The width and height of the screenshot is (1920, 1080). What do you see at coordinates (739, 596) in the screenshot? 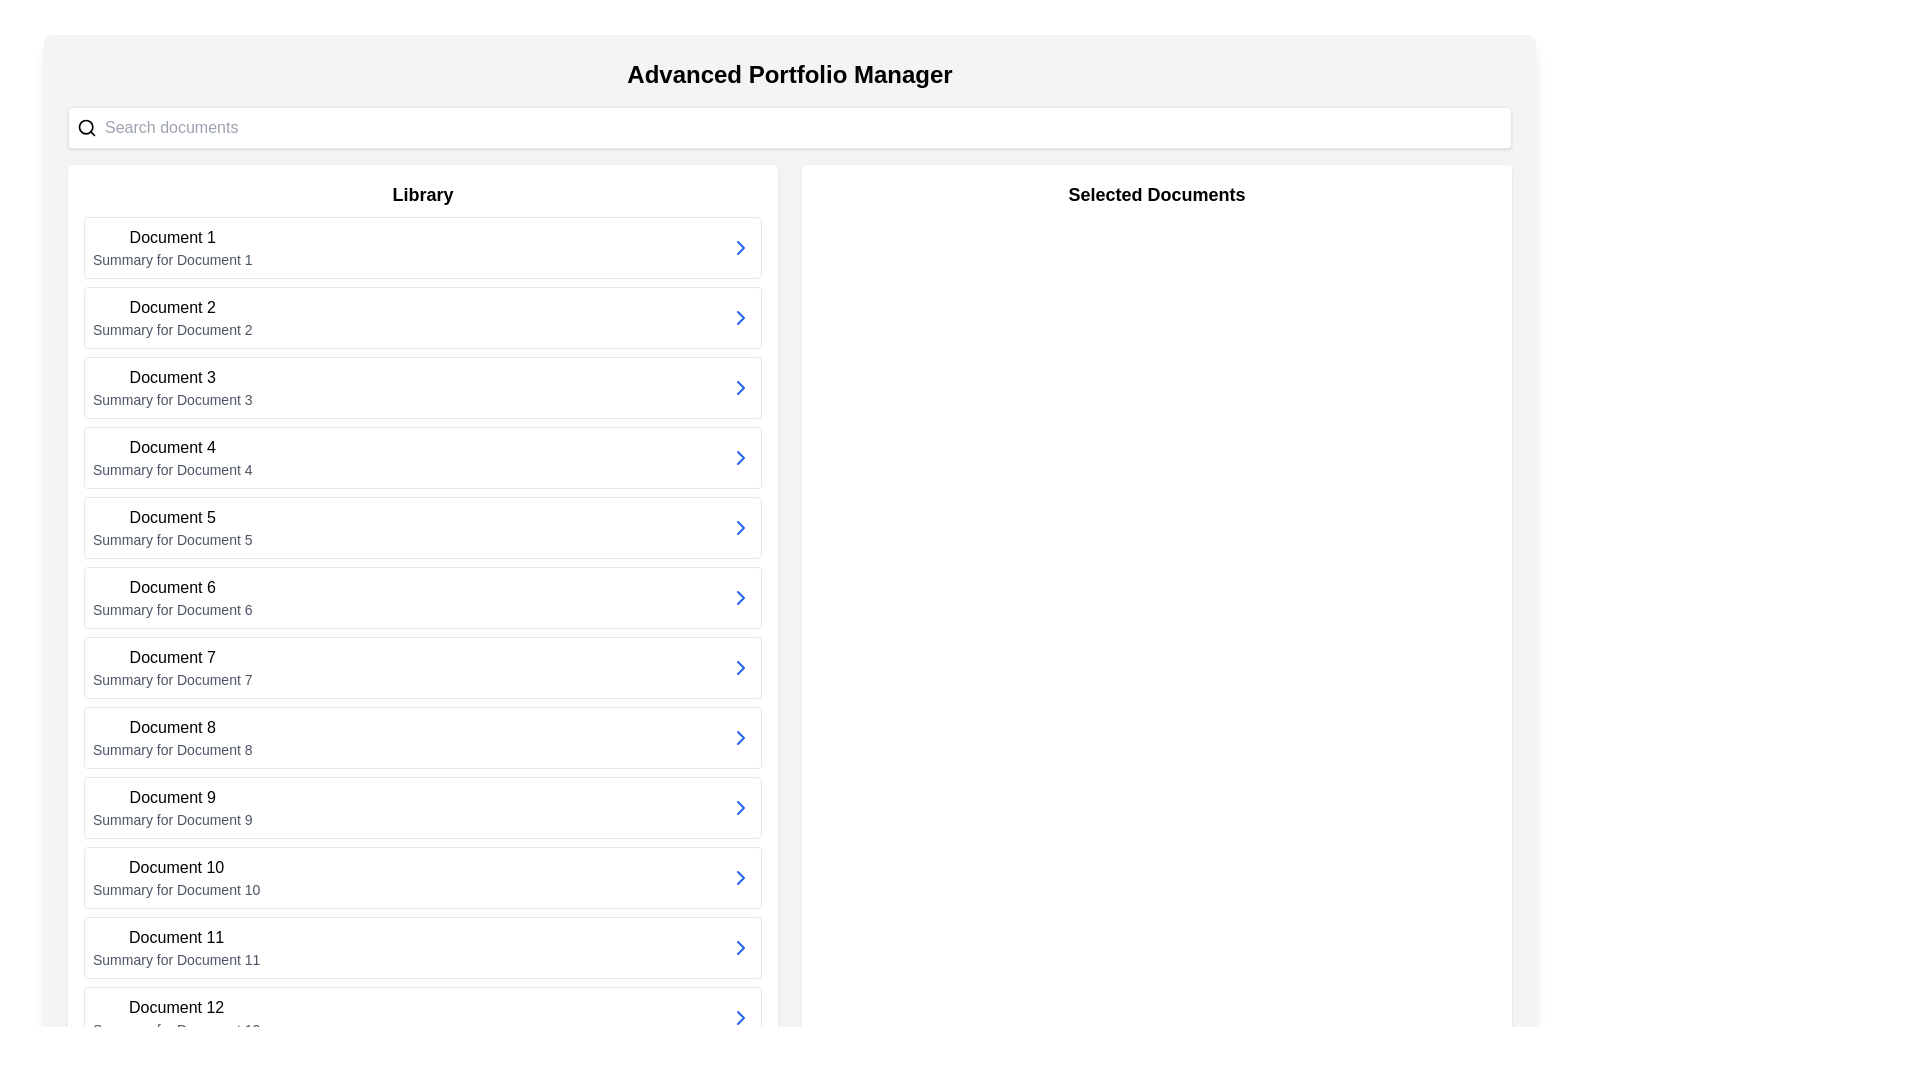
I see `the rightward-pointing blue chevron icon located at the far right side of the list item for 'Document 6'` at bounding box center [739, 596].